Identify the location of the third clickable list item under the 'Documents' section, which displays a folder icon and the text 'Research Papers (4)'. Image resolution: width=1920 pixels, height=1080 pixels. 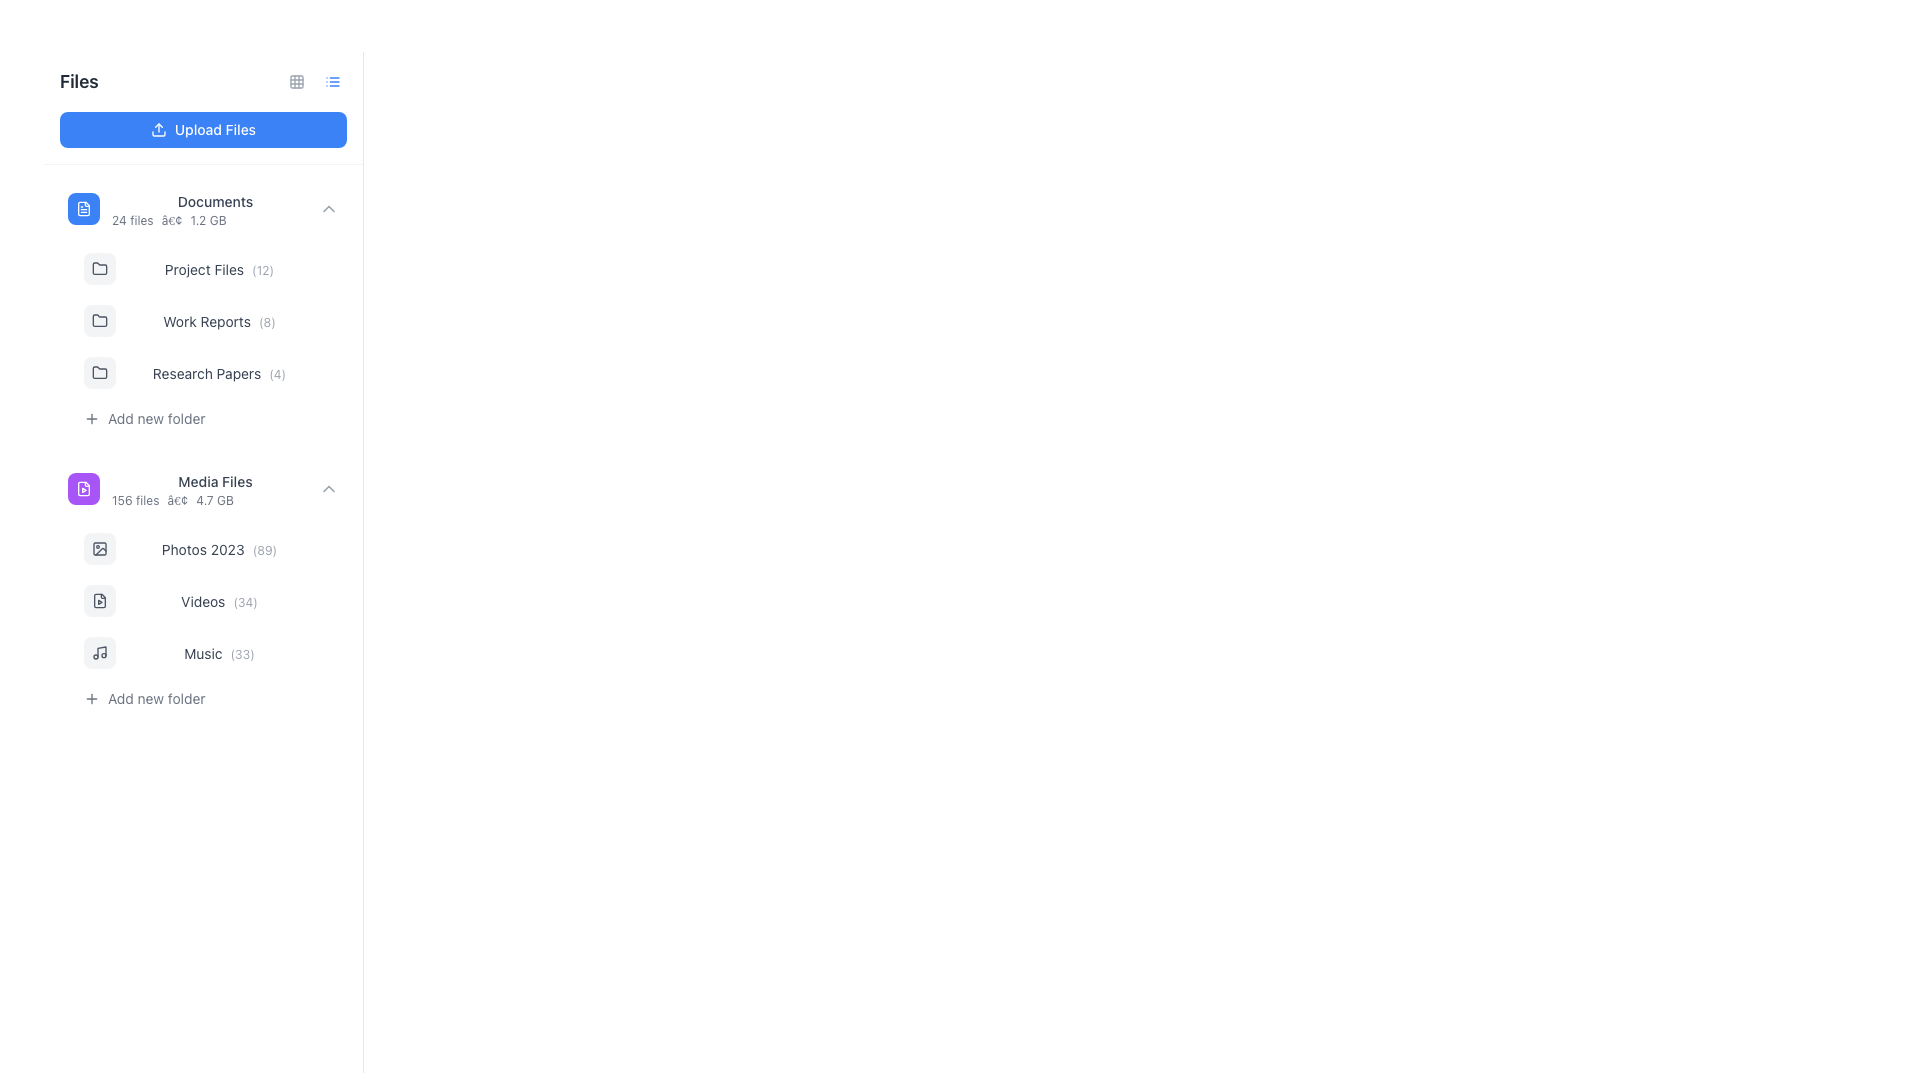
(211, 373).